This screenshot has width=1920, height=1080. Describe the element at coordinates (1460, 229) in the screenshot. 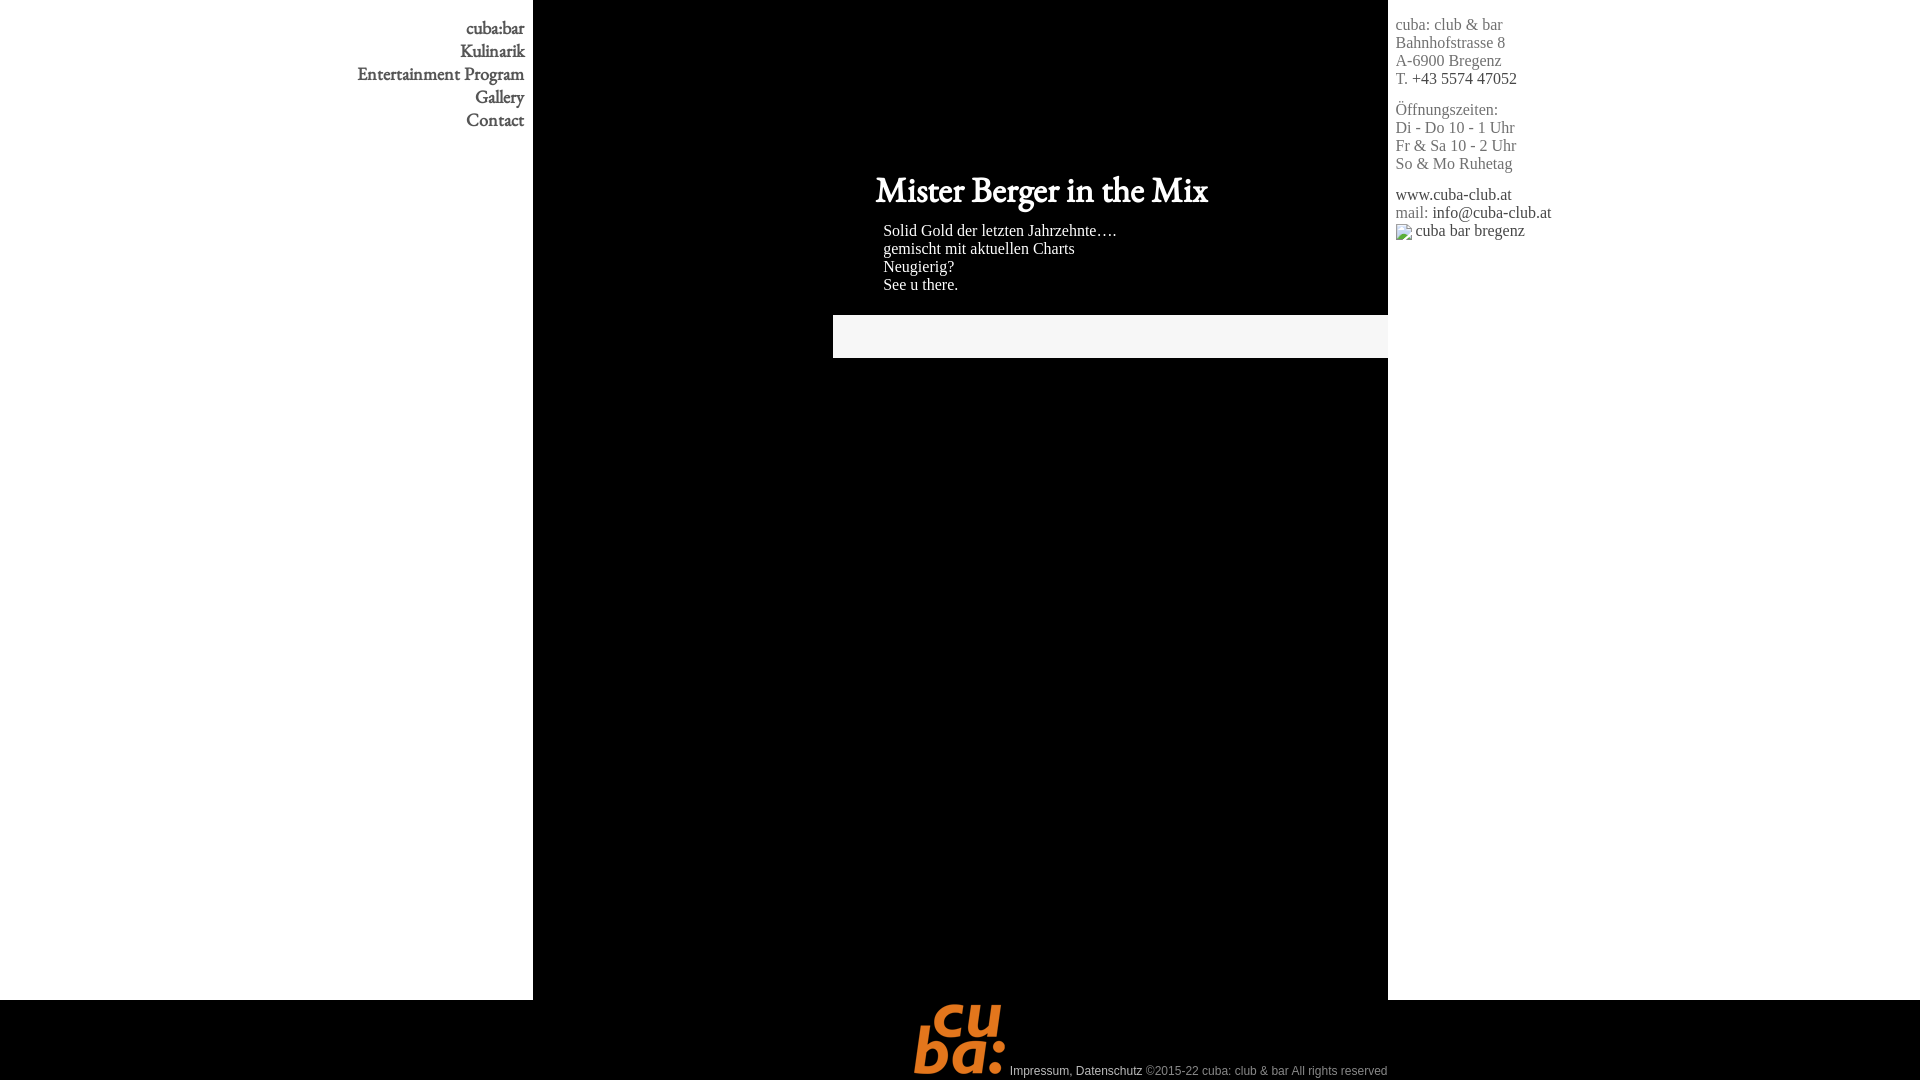

I see `'cuba bar bregenz'` at that location.